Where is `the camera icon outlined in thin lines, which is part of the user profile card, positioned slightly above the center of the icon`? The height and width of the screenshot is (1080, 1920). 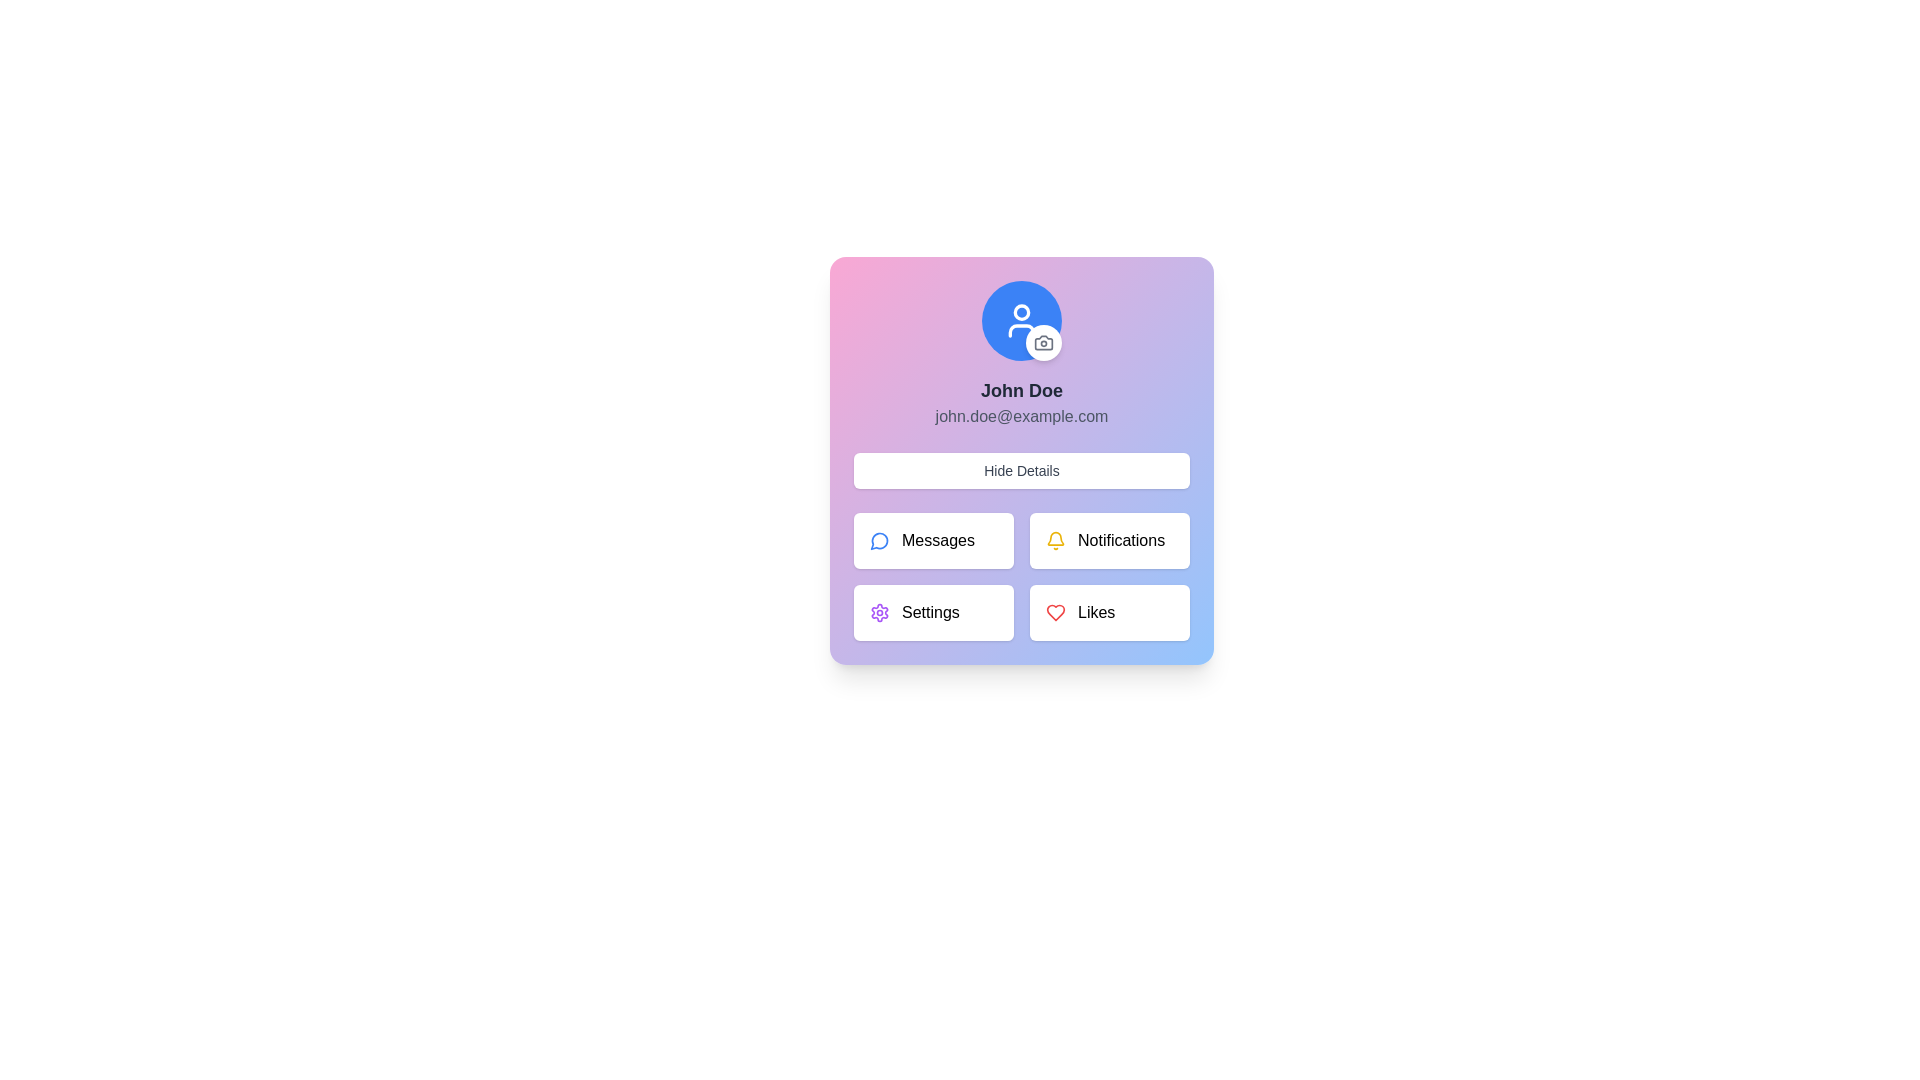
the camera icon outlined in thin lines, which is part of the user profile card, positioned slightly above the center of the icon is located at coordinates (1042, 342).